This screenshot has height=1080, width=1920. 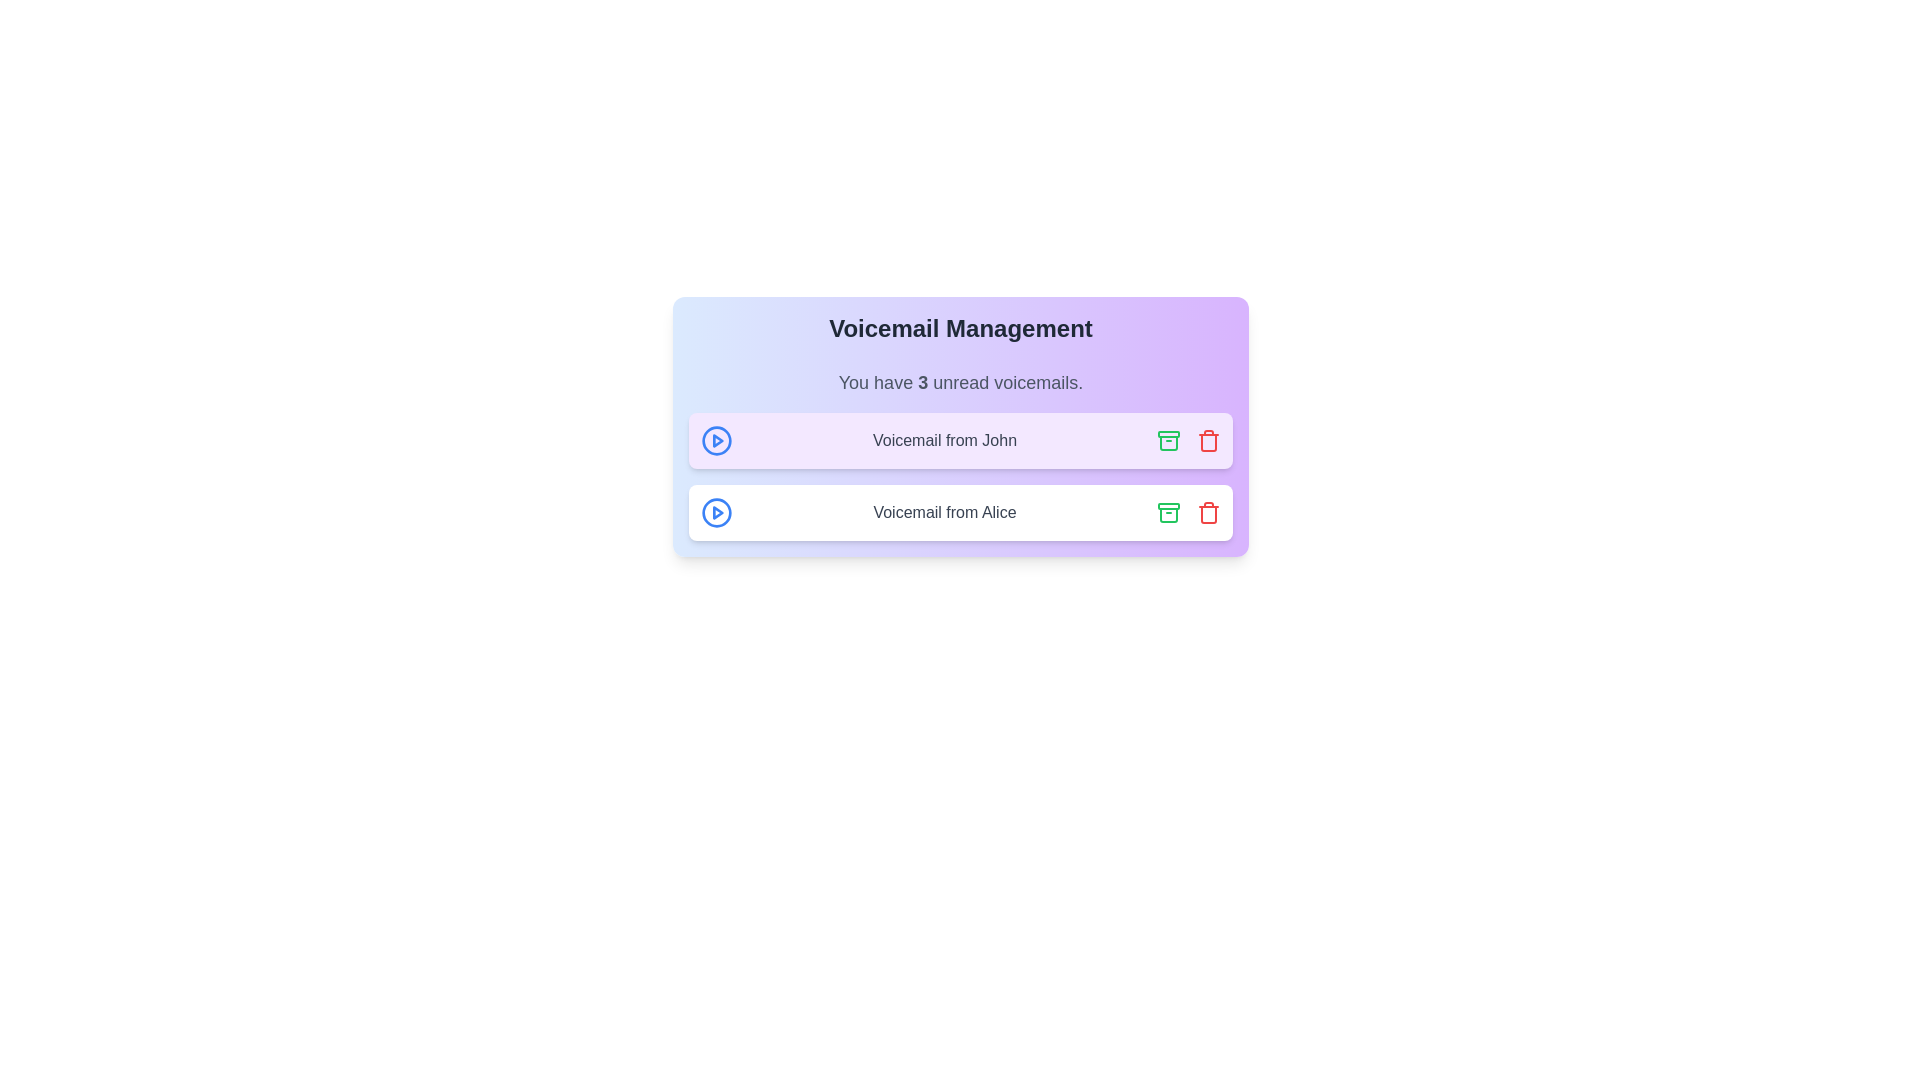 I want to click on the bold numeral '3' within the text 'You have 3 unread voicemails.' located between the words 'have' and 'unread', so click(x=922, y=382).